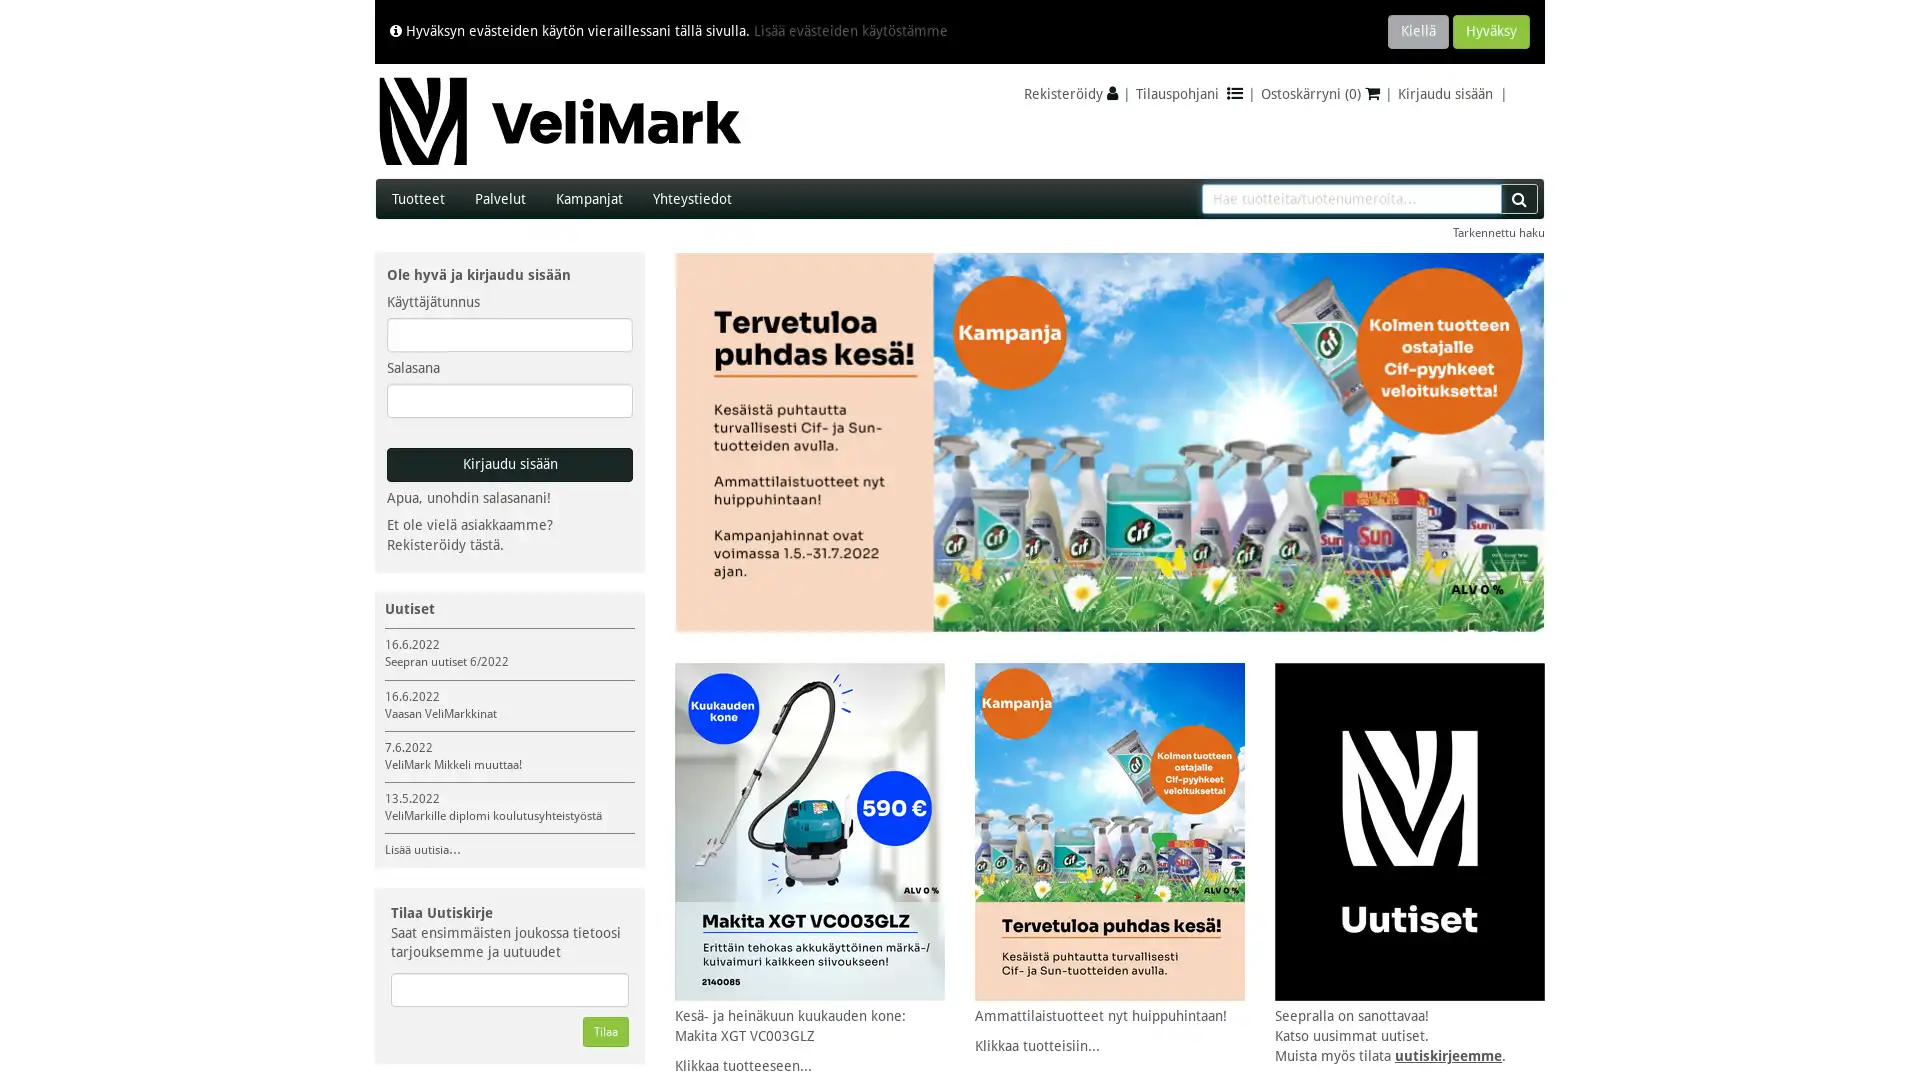 This screenshot has width=1920, height=1080. What do you see at coordinates (509, 465) in the screenshot?
I see `Kirjaudu sisaan` at bounding box center [509, 465].